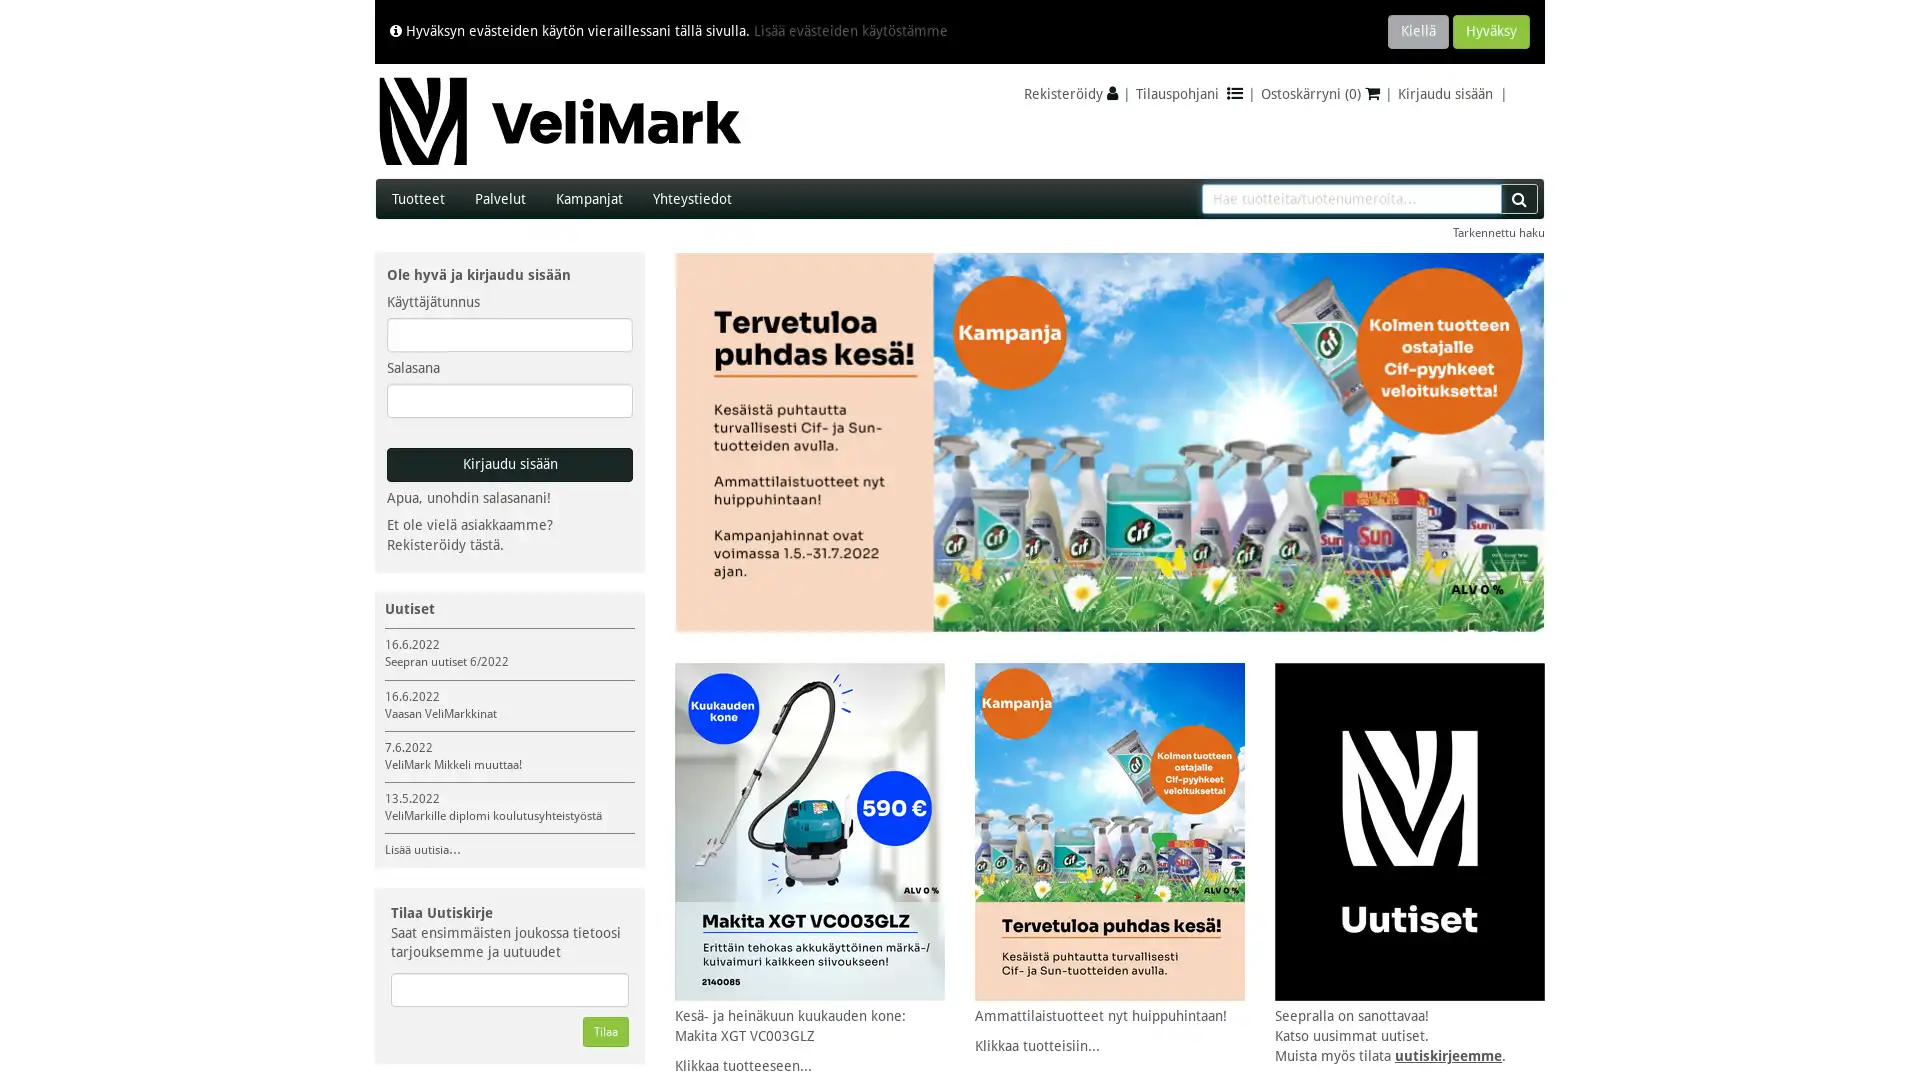 This screenshot has width=1920, height=1080. What do you see at coordinates (509, 465) in the screenshot?
I see `Kirjaudu sisaan` at bounding box center [509, 465].